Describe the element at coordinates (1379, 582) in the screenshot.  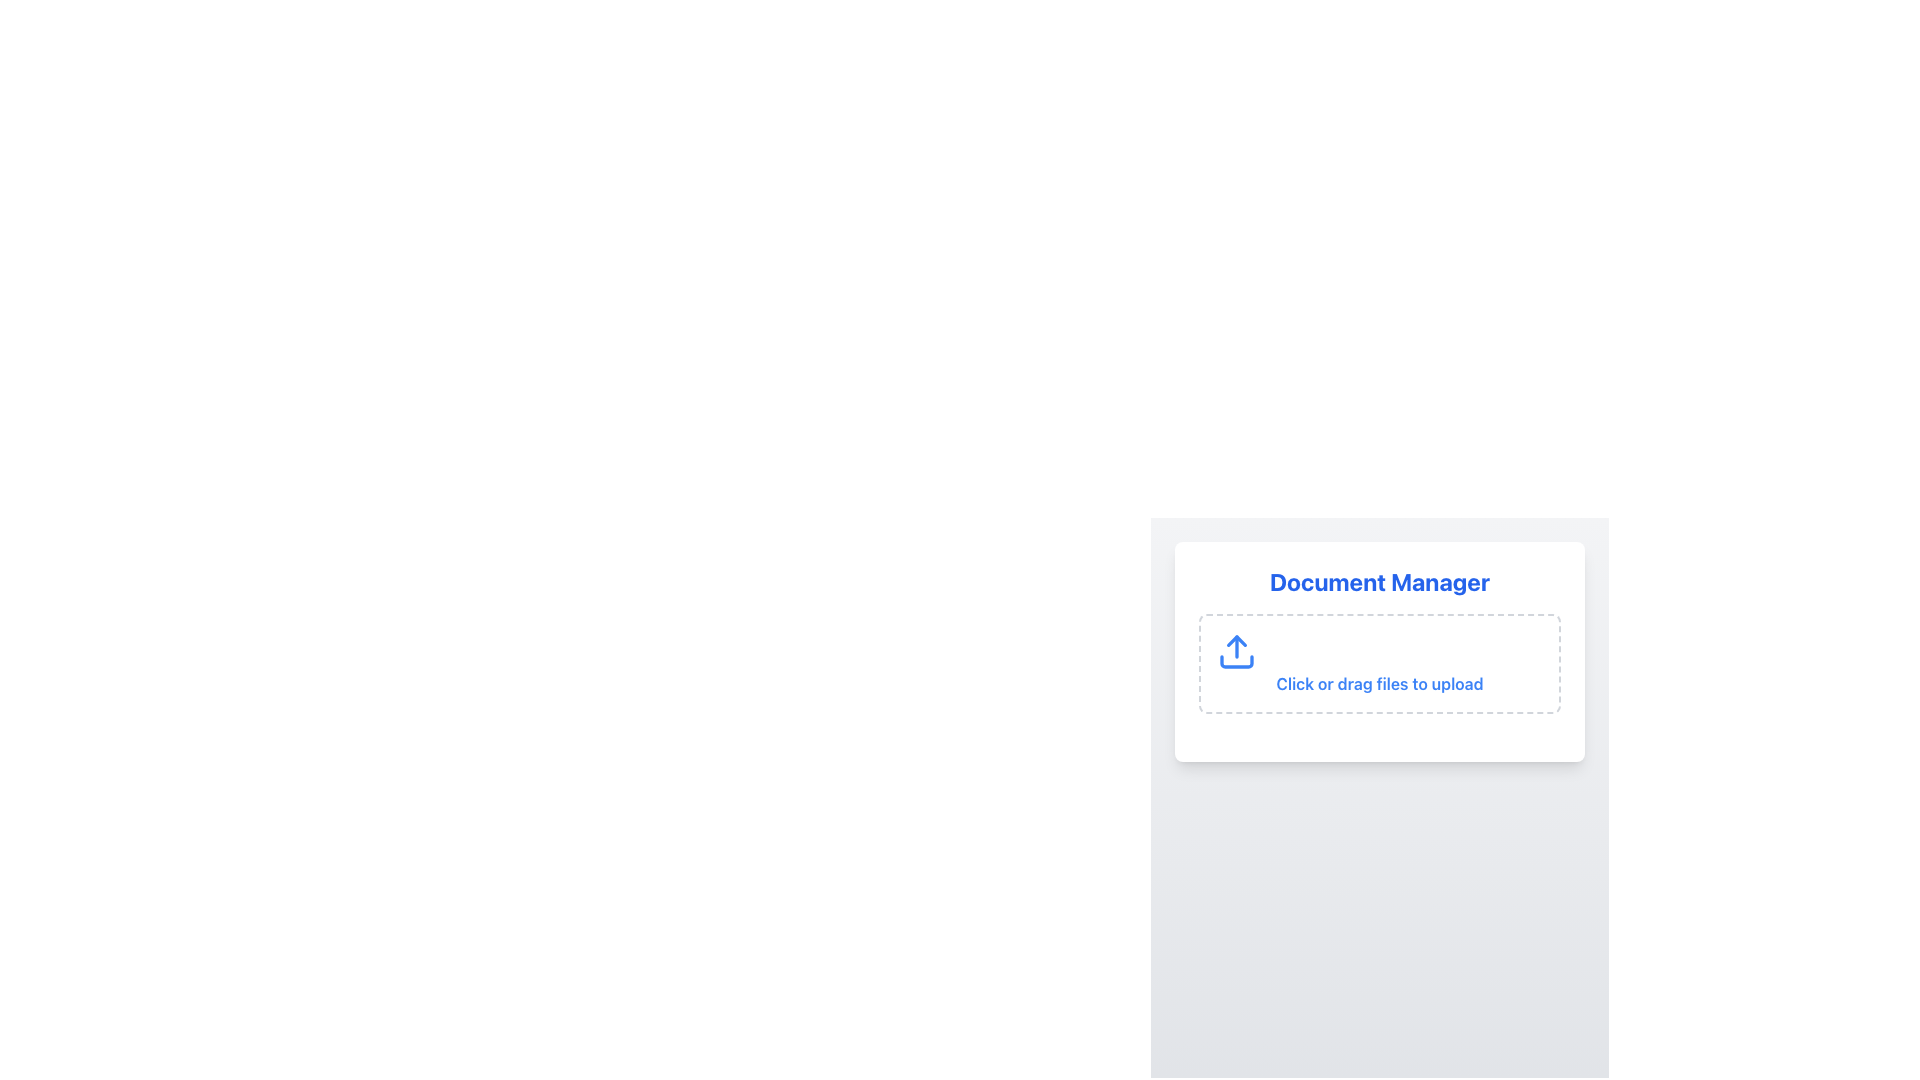
I see `text label that says 'Document Manager', which is styled in bold and blue color, located at the top of the card component` at that location.